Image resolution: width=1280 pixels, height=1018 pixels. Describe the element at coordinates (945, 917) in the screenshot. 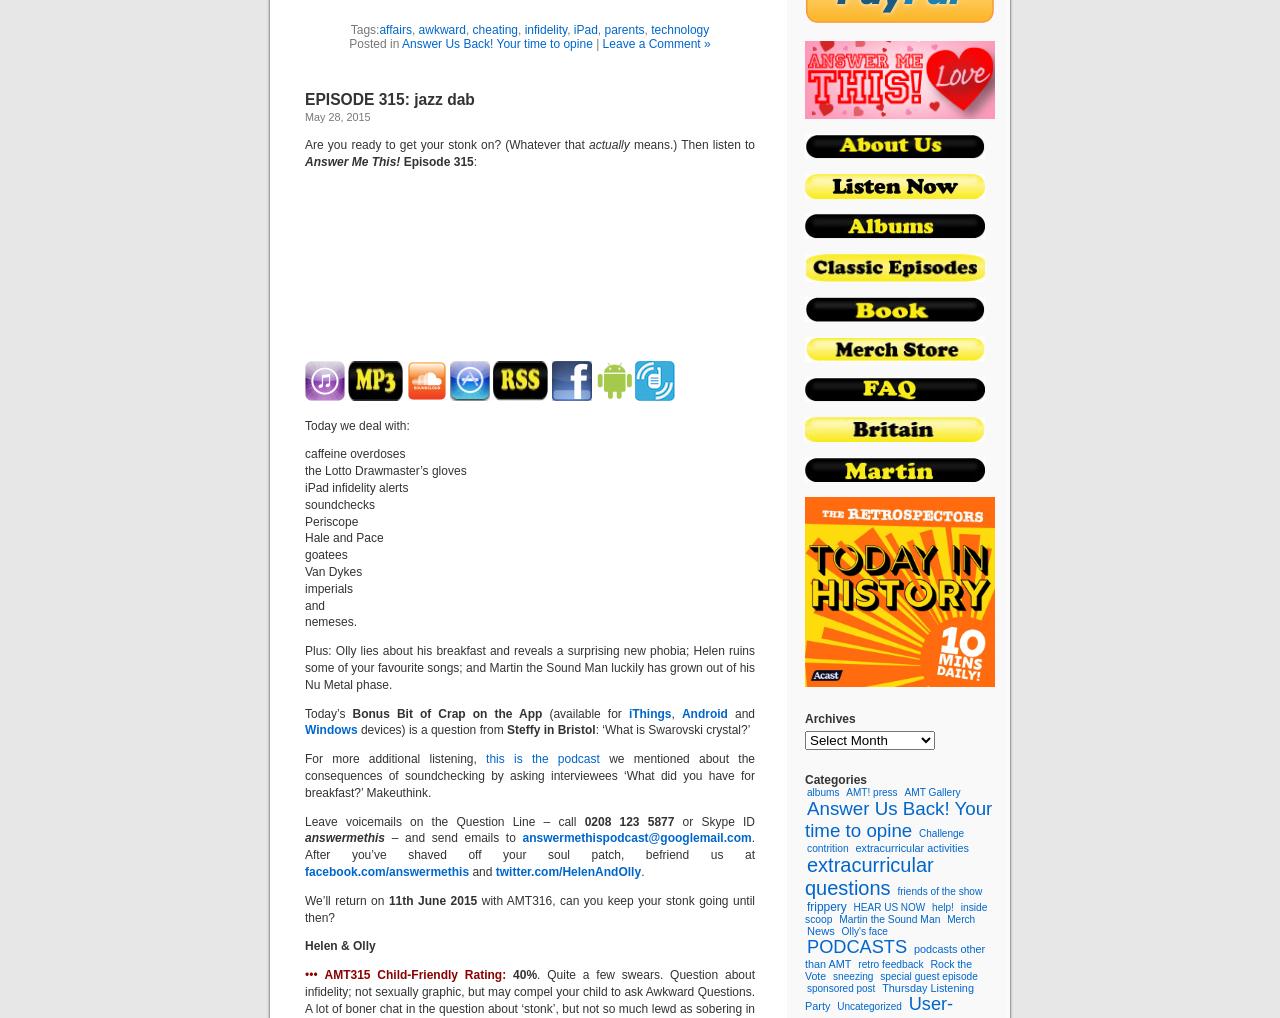

I see `'Merch'` at that location.